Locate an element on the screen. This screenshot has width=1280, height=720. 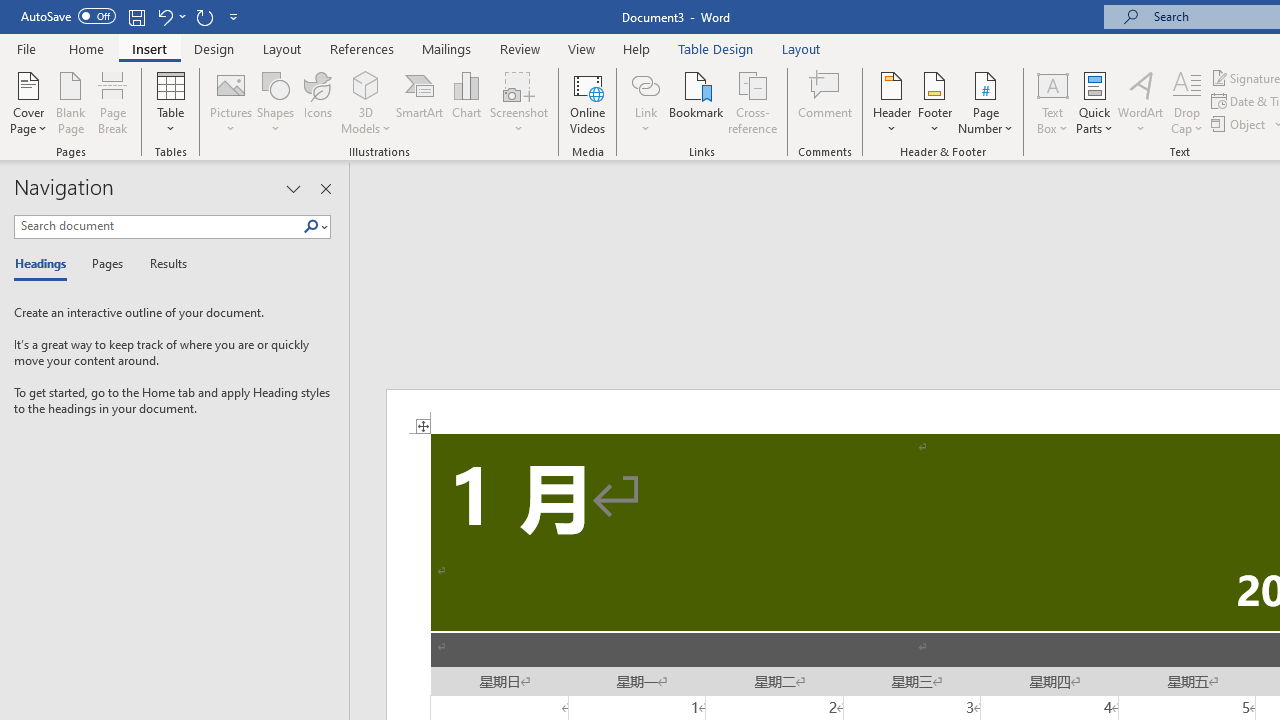
'Online Videos...' is located at coordinates (587, 103).